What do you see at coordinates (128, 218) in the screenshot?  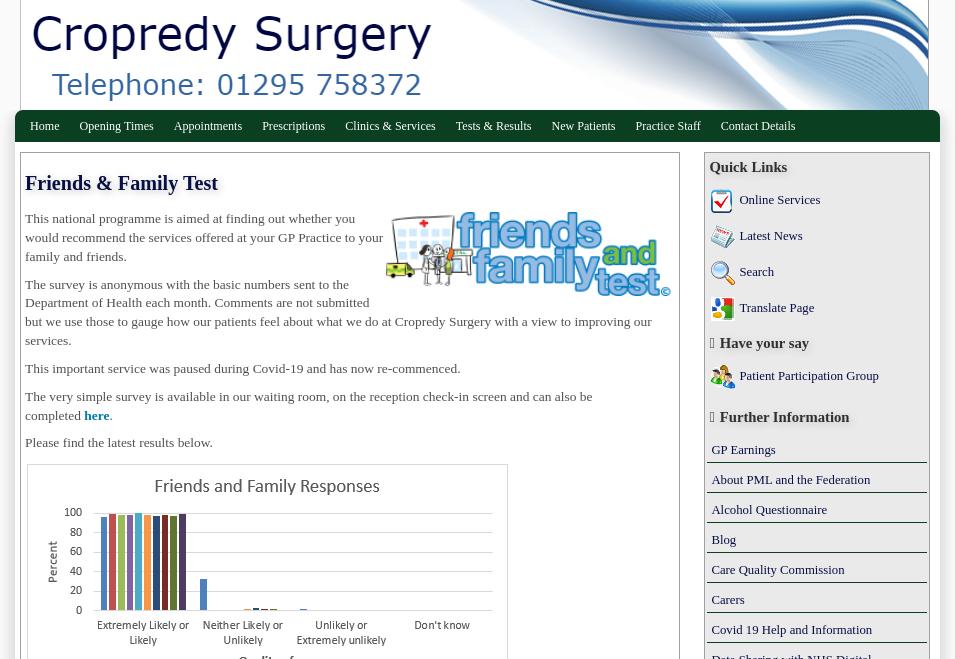 I see `'programme'` at bounding box center [128, 218].